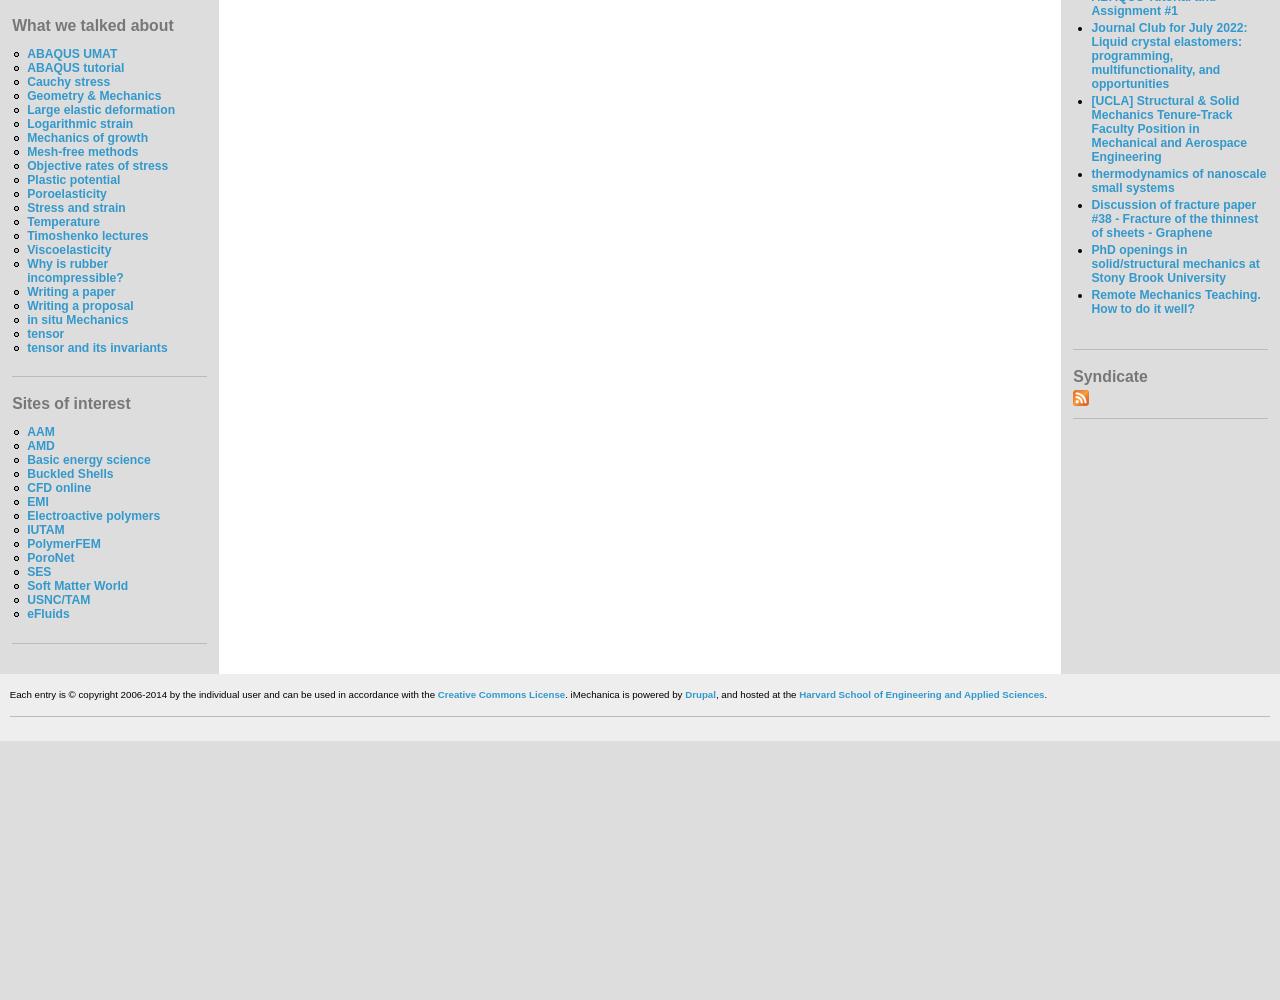  I want to click on 'Journal Club for July 2022: Liquid crystal elastomers: programming, multifunctionality, and opportunities', so click(1089, 56).